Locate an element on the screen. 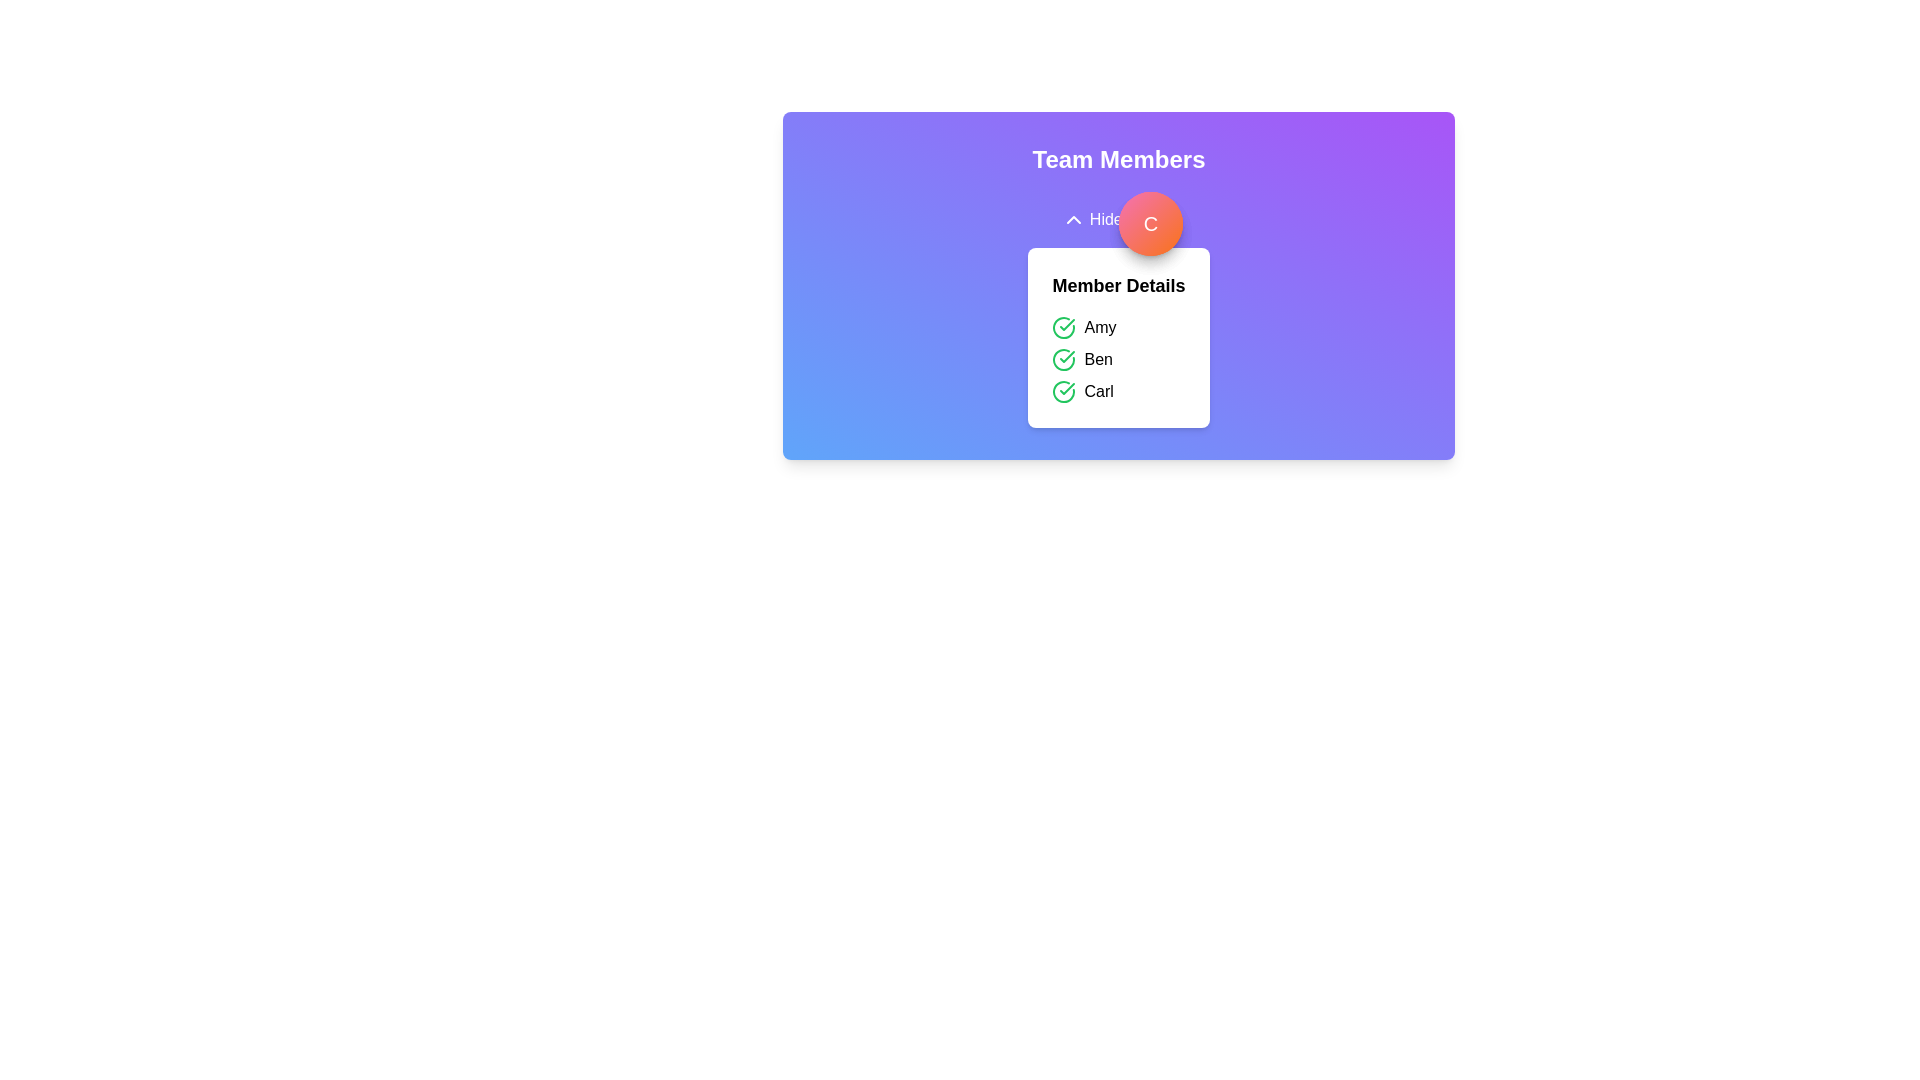 The width and height of the screenshot is (1920, 1080). text from the heading label located at the top of the white rounded box, which is above the member names 'Amy', 'Ben', and 'Carl' is located at coordinates (1117, 285).